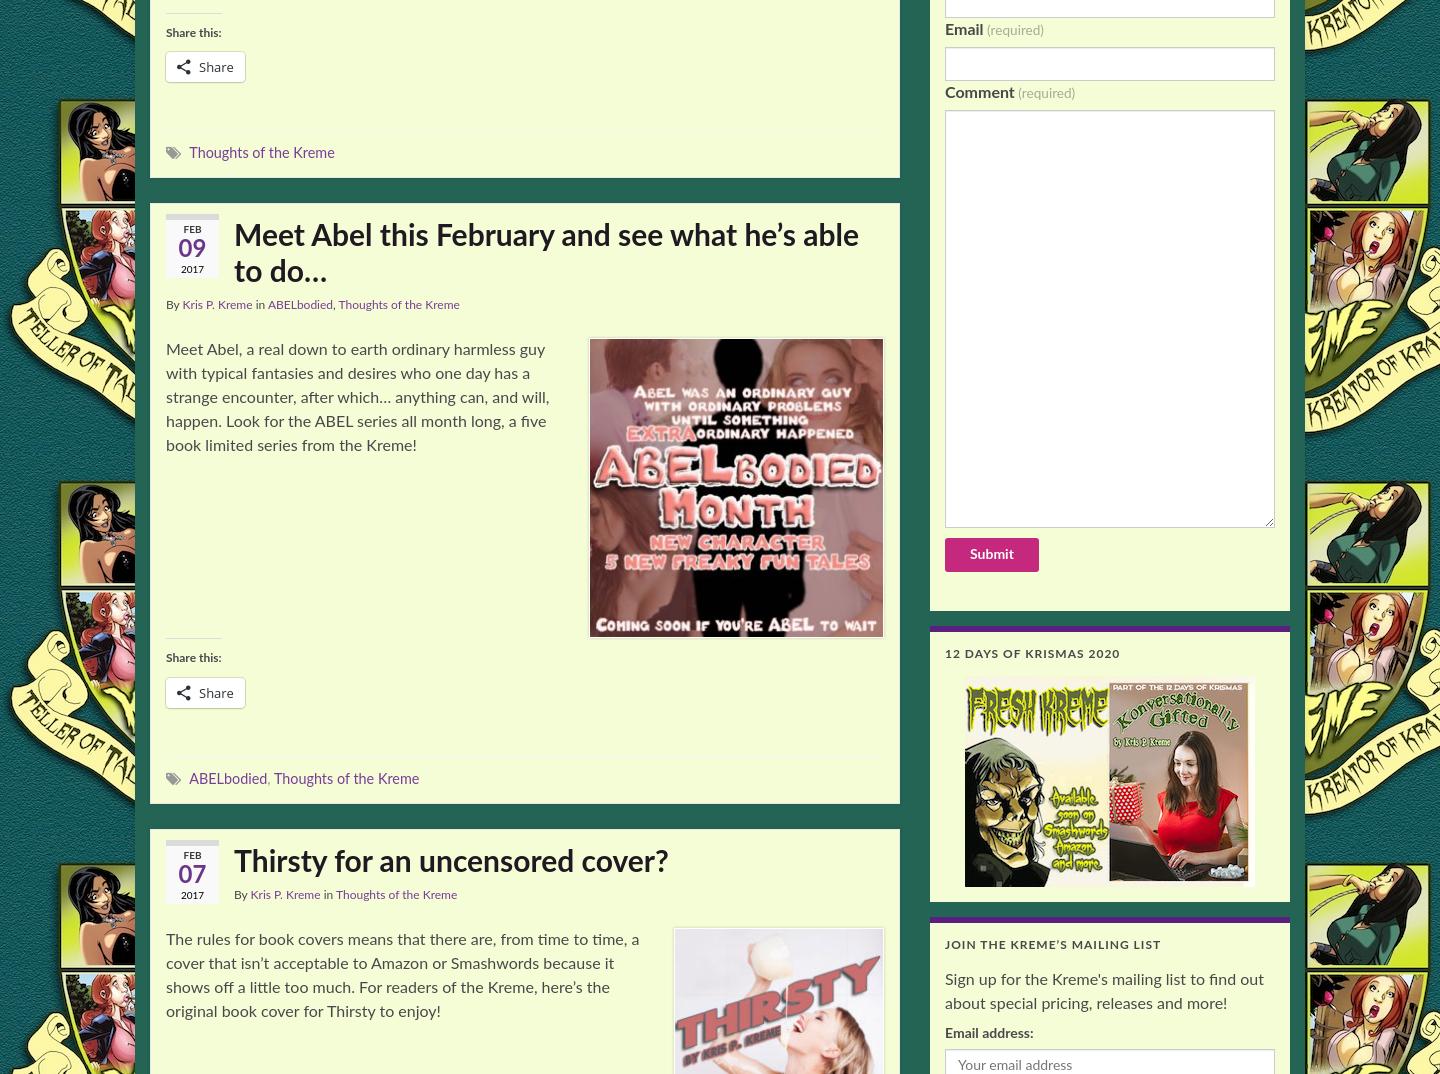 The image size is (1440, 1074). Describe the element at coordinates (1103, 990) in the screenshot. I see `'Sign up for the Kreme's mailing list to find out about special pricing, releases and more!'` at that location.